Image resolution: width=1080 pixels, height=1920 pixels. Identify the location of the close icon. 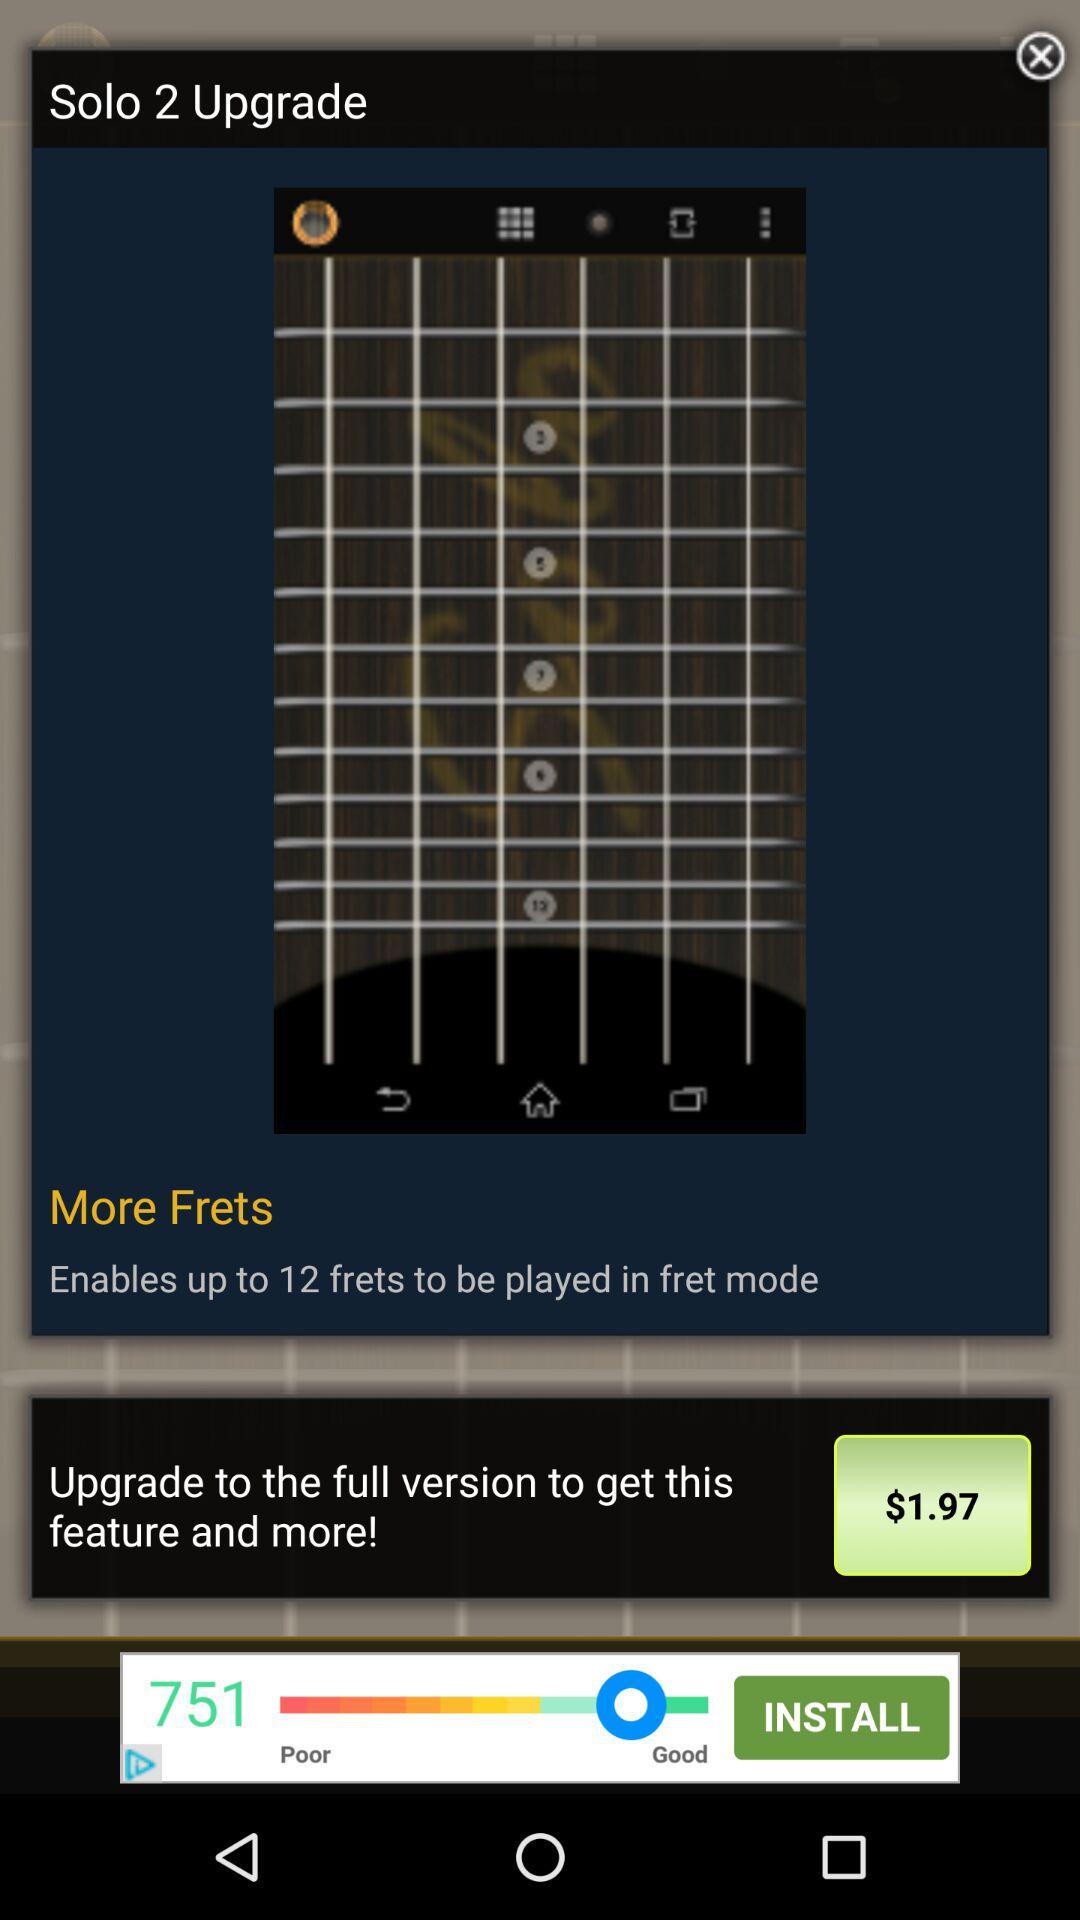
(1035, 54).